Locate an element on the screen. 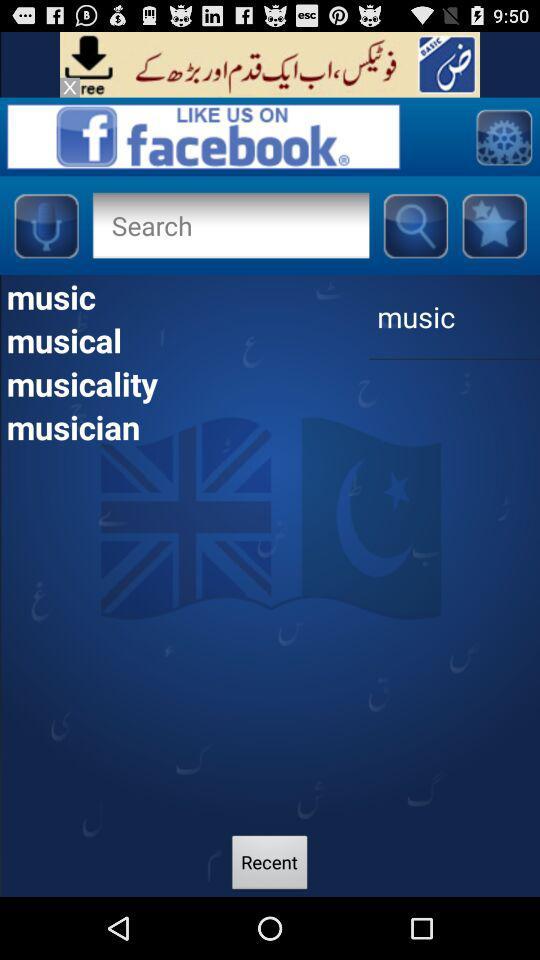 This screenshot has height=960, width=540. the tab is located at coordinates (68, 87).